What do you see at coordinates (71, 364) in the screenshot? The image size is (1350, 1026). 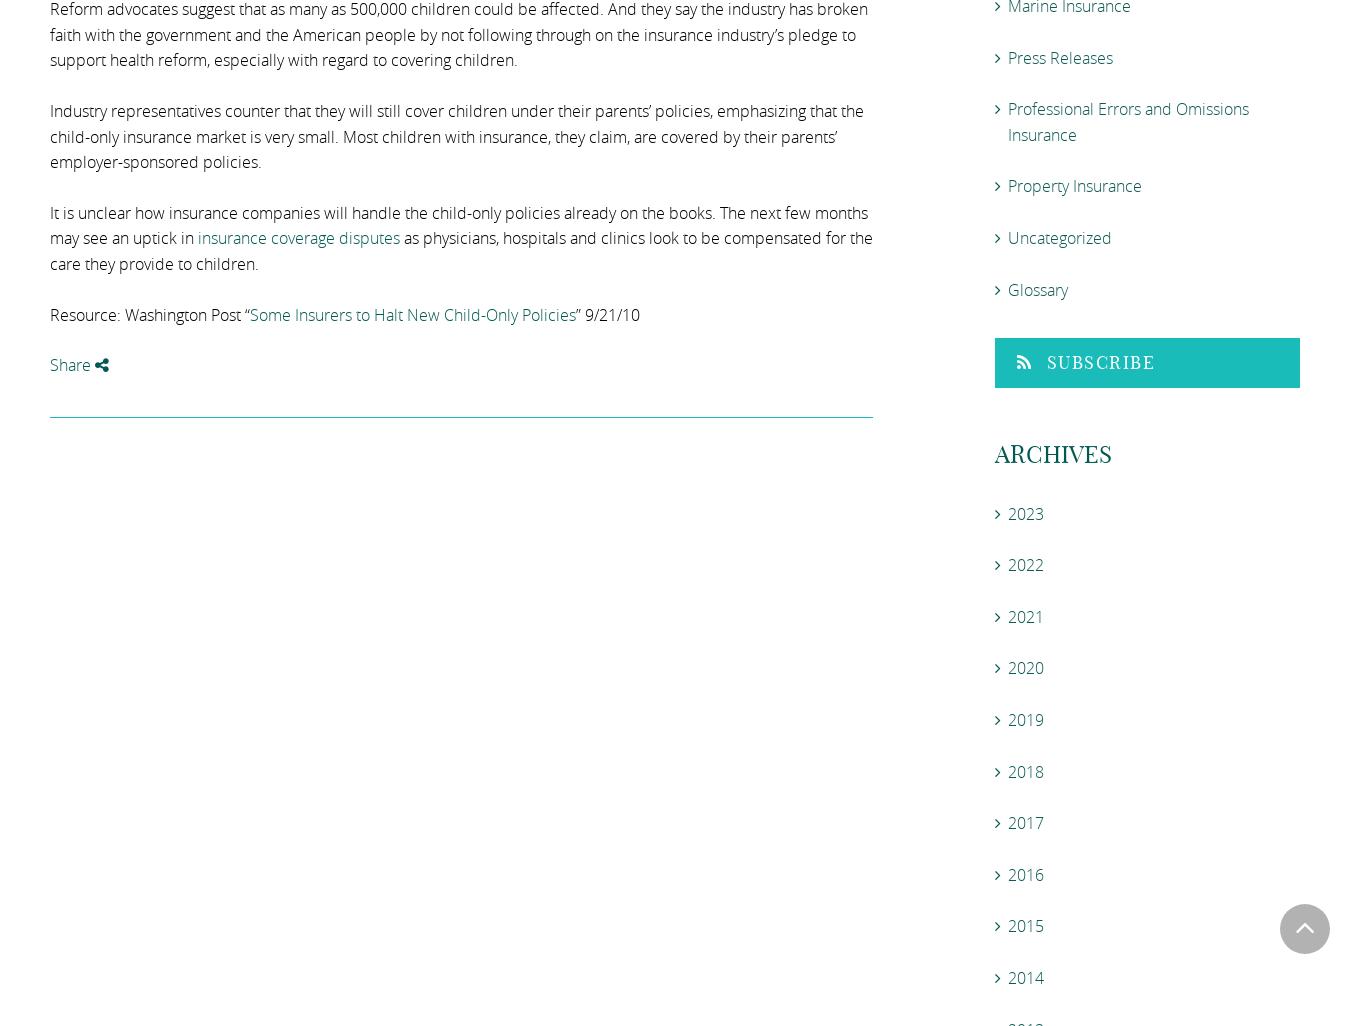 I see `'Share'` at bounding box center [71, 364].